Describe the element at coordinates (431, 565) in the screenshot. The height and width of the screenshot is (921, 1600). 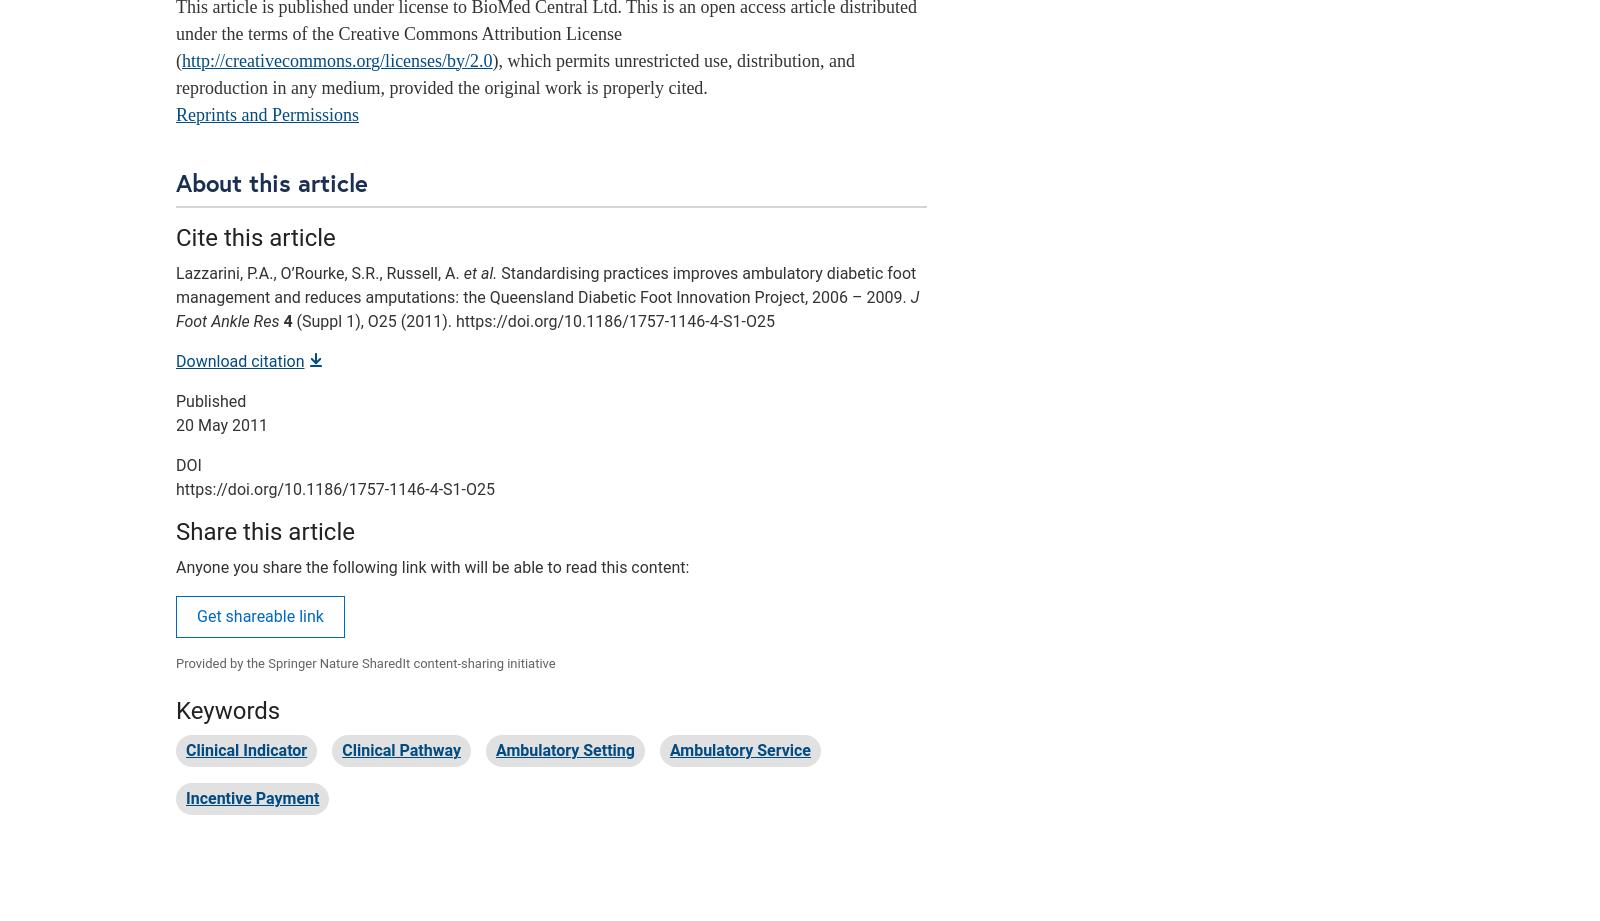
I see `'Anyone you share the following link with will be able to read this content:'` at that location.